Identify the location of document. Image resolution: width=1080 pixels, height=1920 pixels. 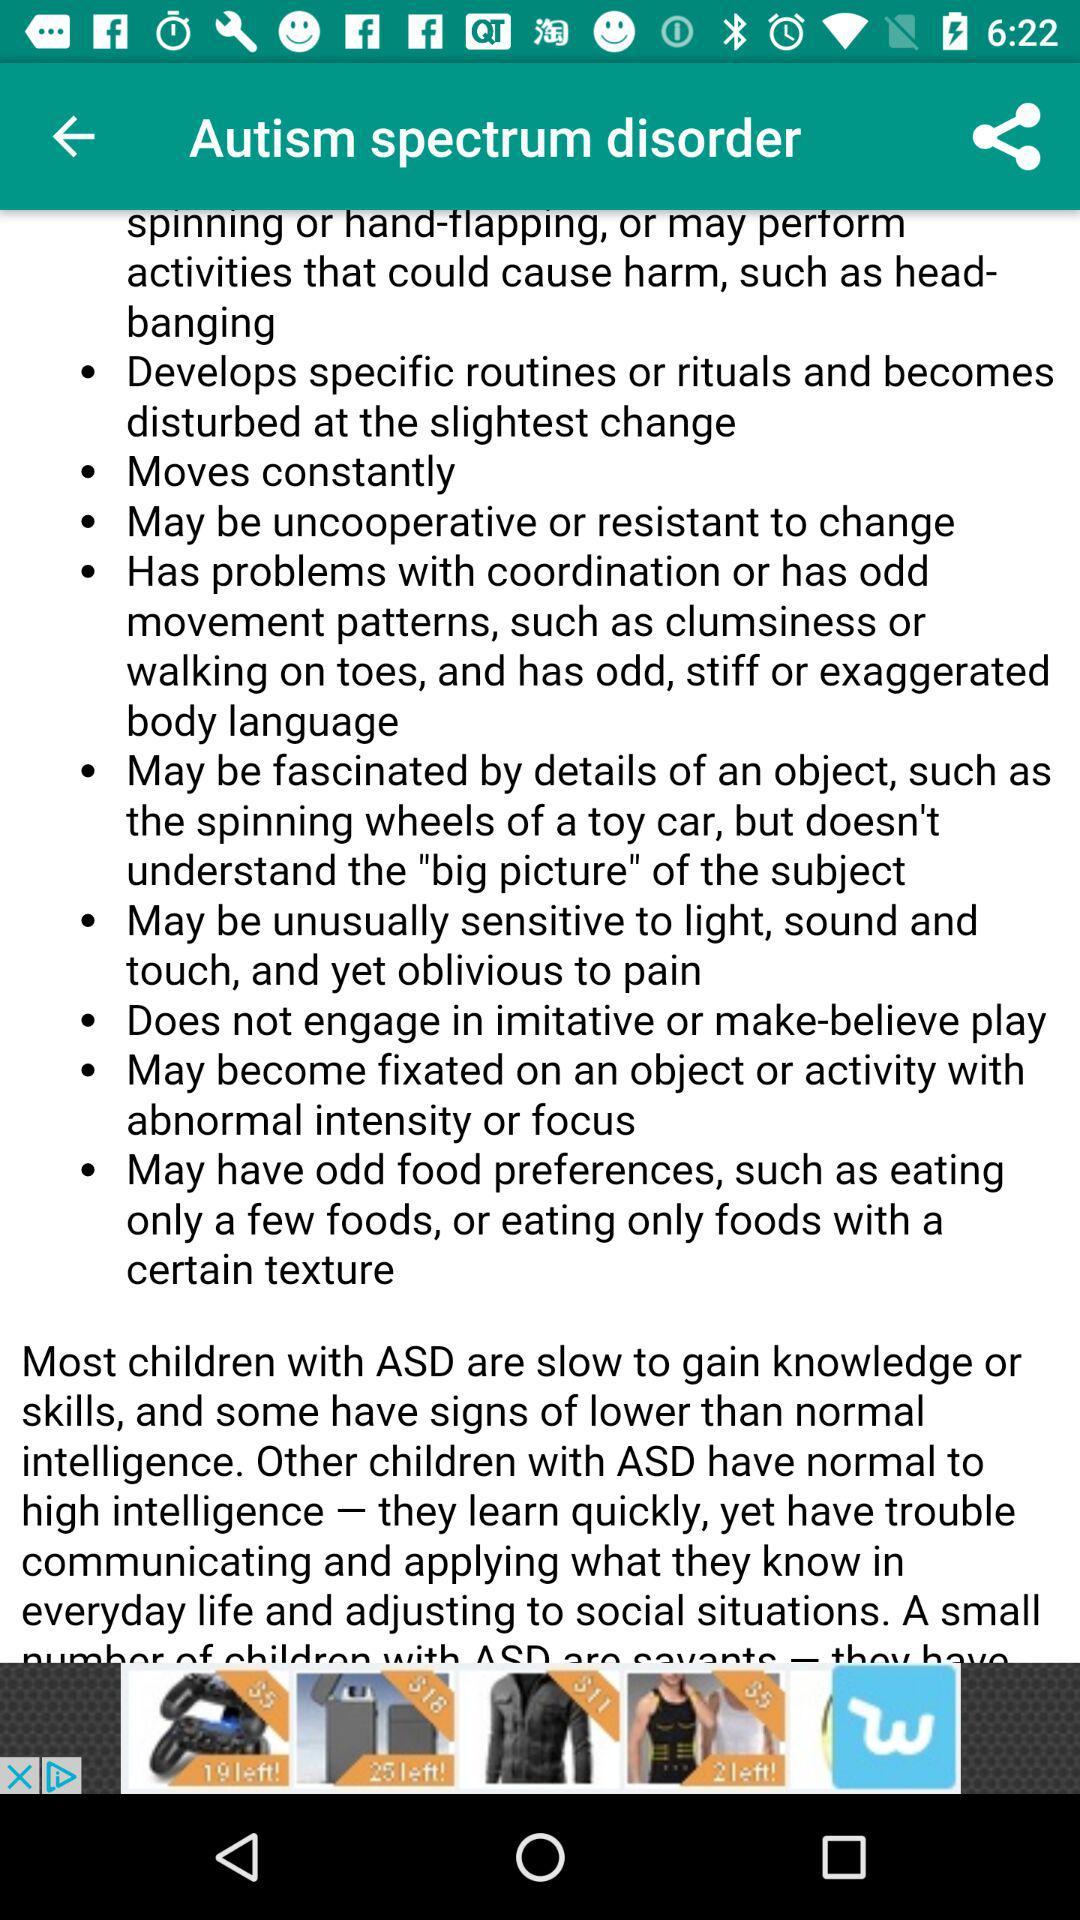
(540, 935).